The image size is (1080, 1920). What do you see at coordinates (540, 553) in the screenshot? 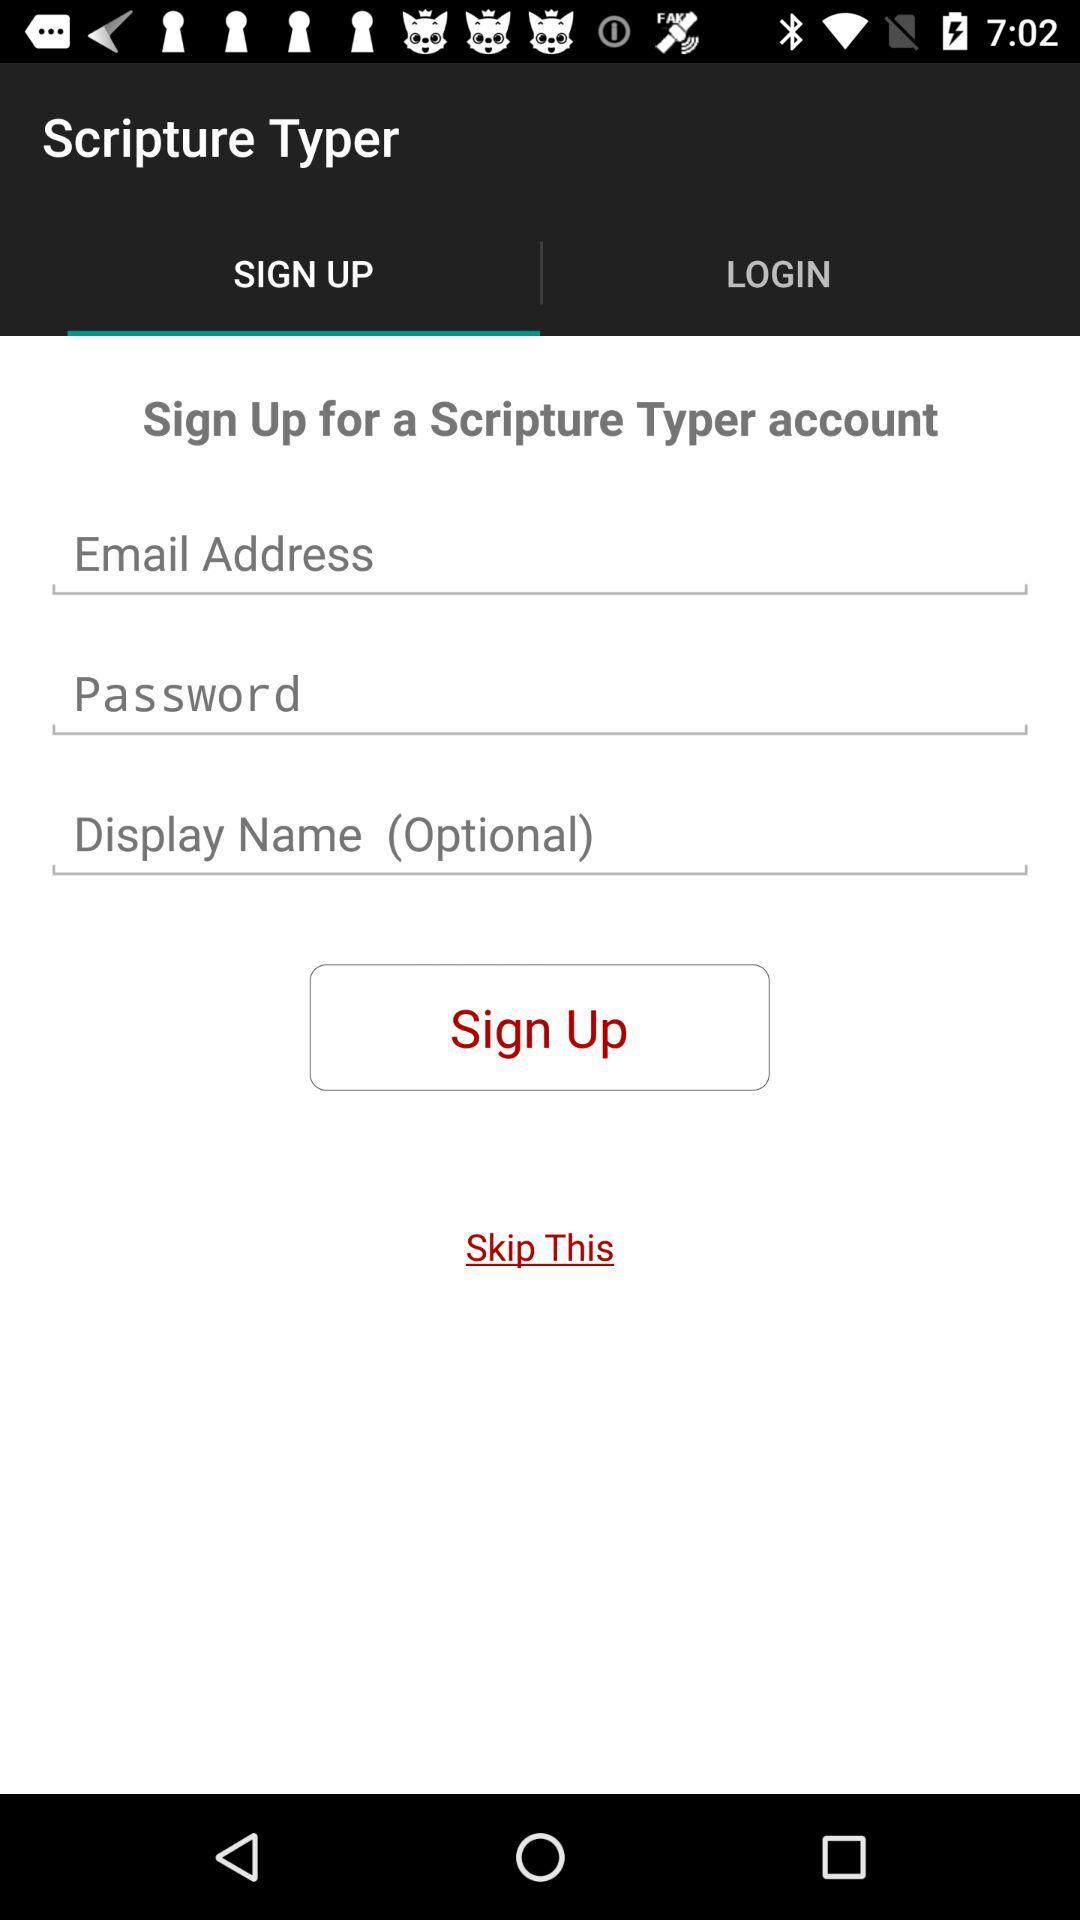
I see `email address option` at bounding box center [540, 553].